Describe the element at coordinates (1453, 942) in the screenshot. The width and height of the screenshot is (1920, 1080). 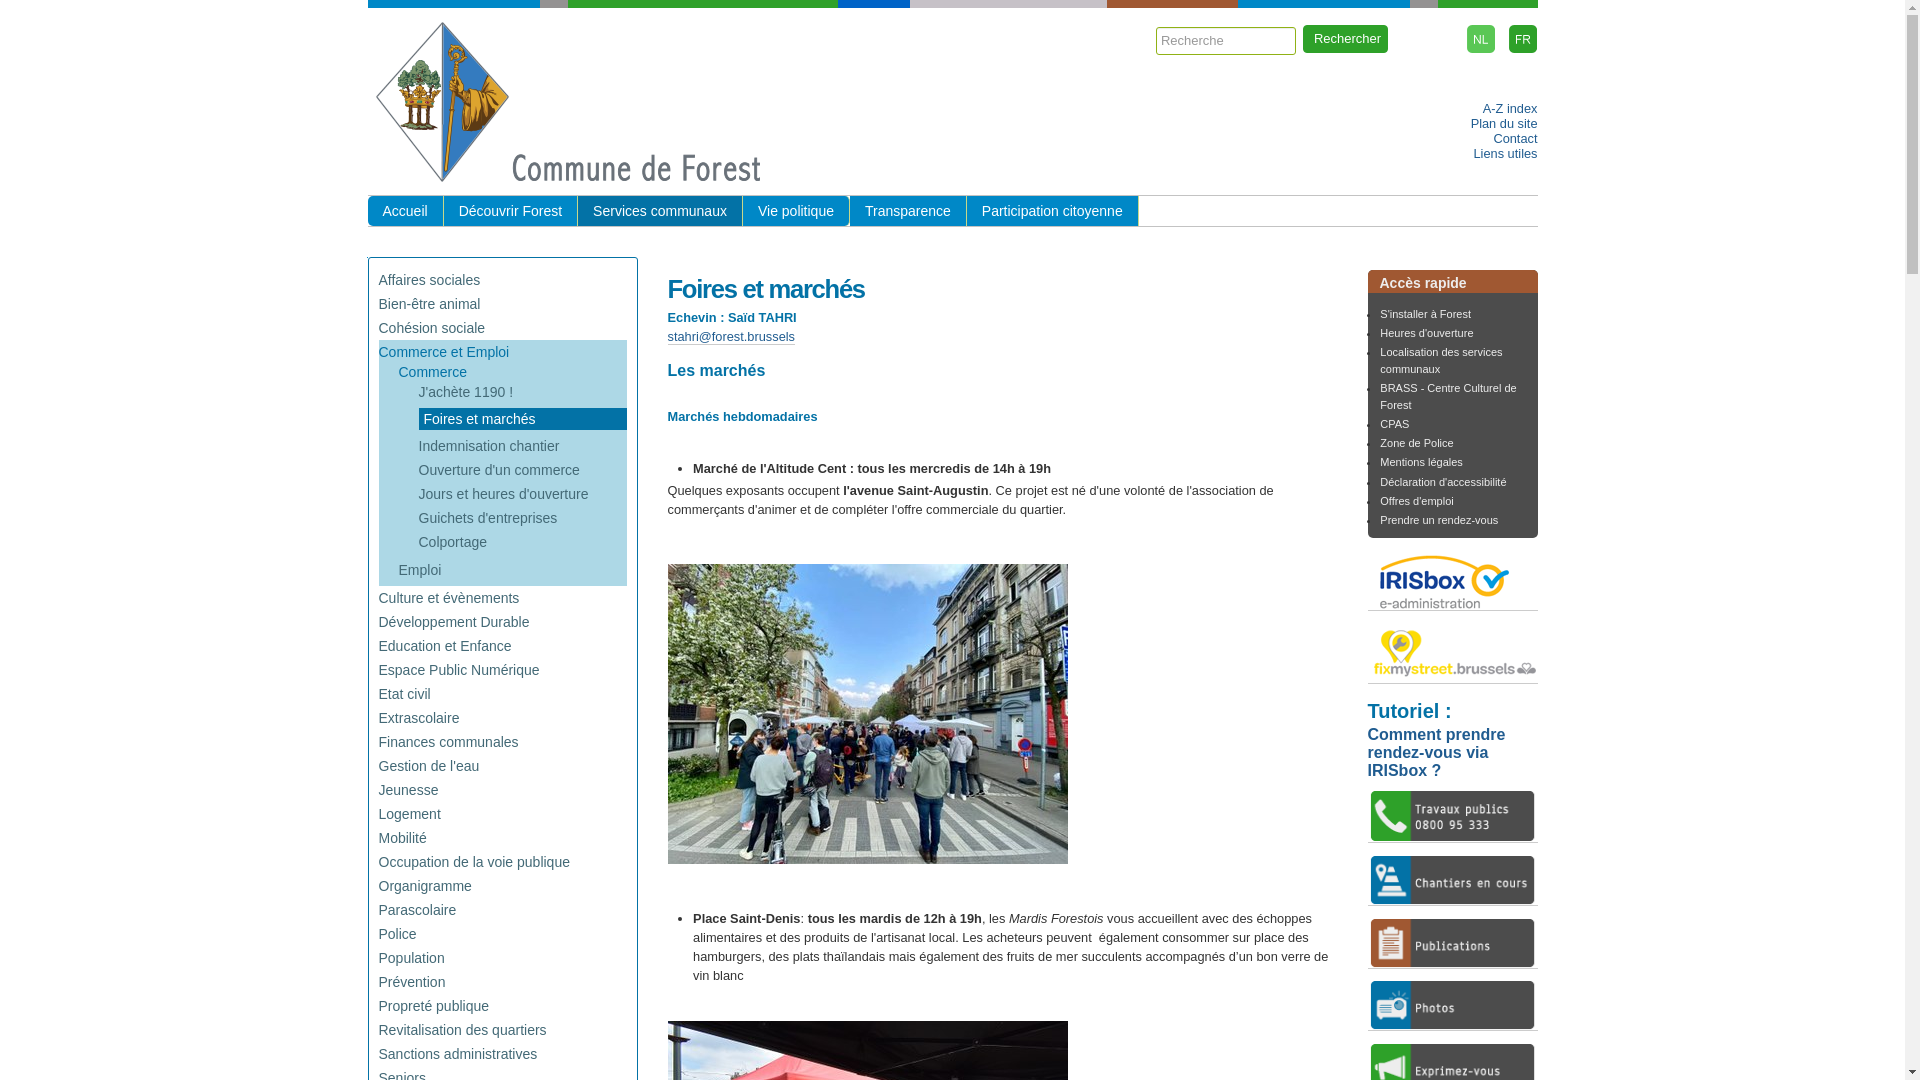
I see `'publications'` at that location.